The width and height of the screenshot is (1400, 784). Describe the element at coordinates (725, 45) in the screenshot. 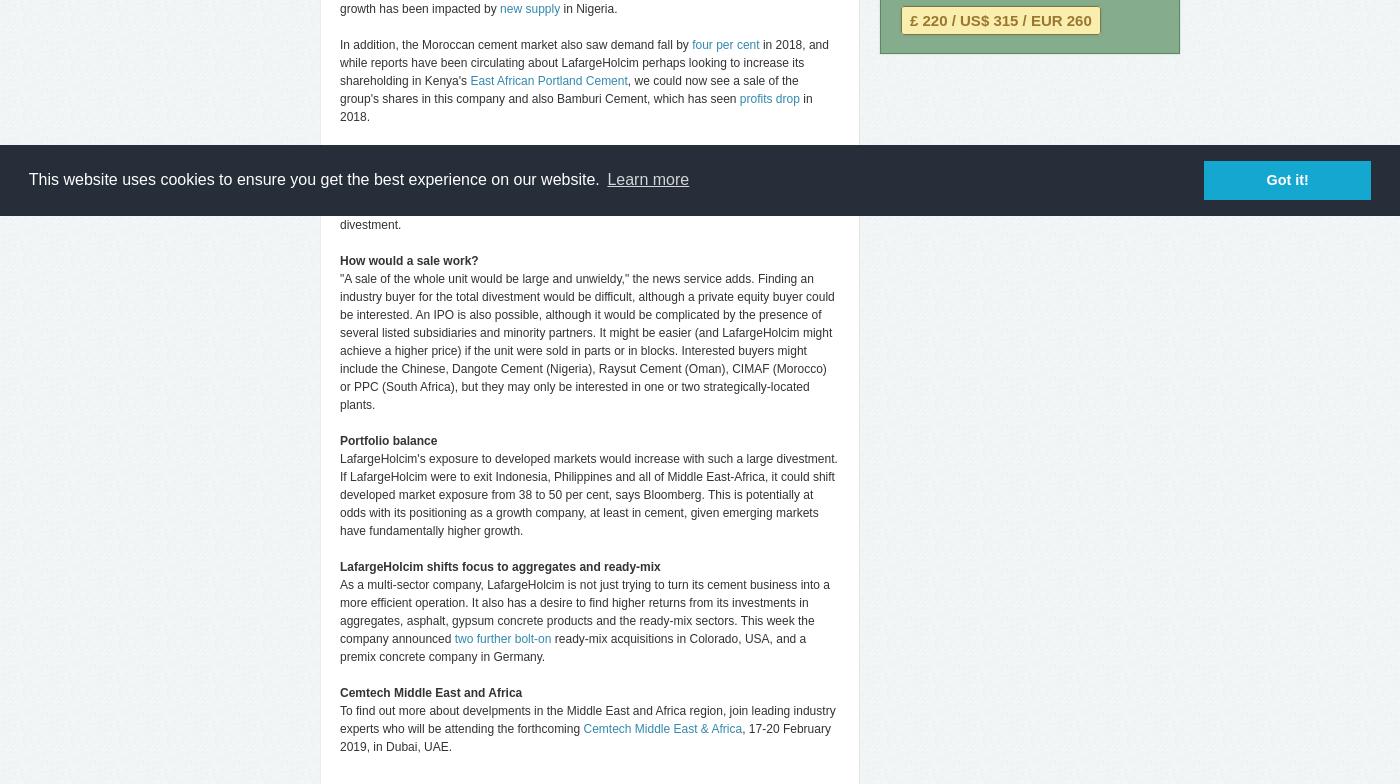

I see `'four per cent'` at that location.